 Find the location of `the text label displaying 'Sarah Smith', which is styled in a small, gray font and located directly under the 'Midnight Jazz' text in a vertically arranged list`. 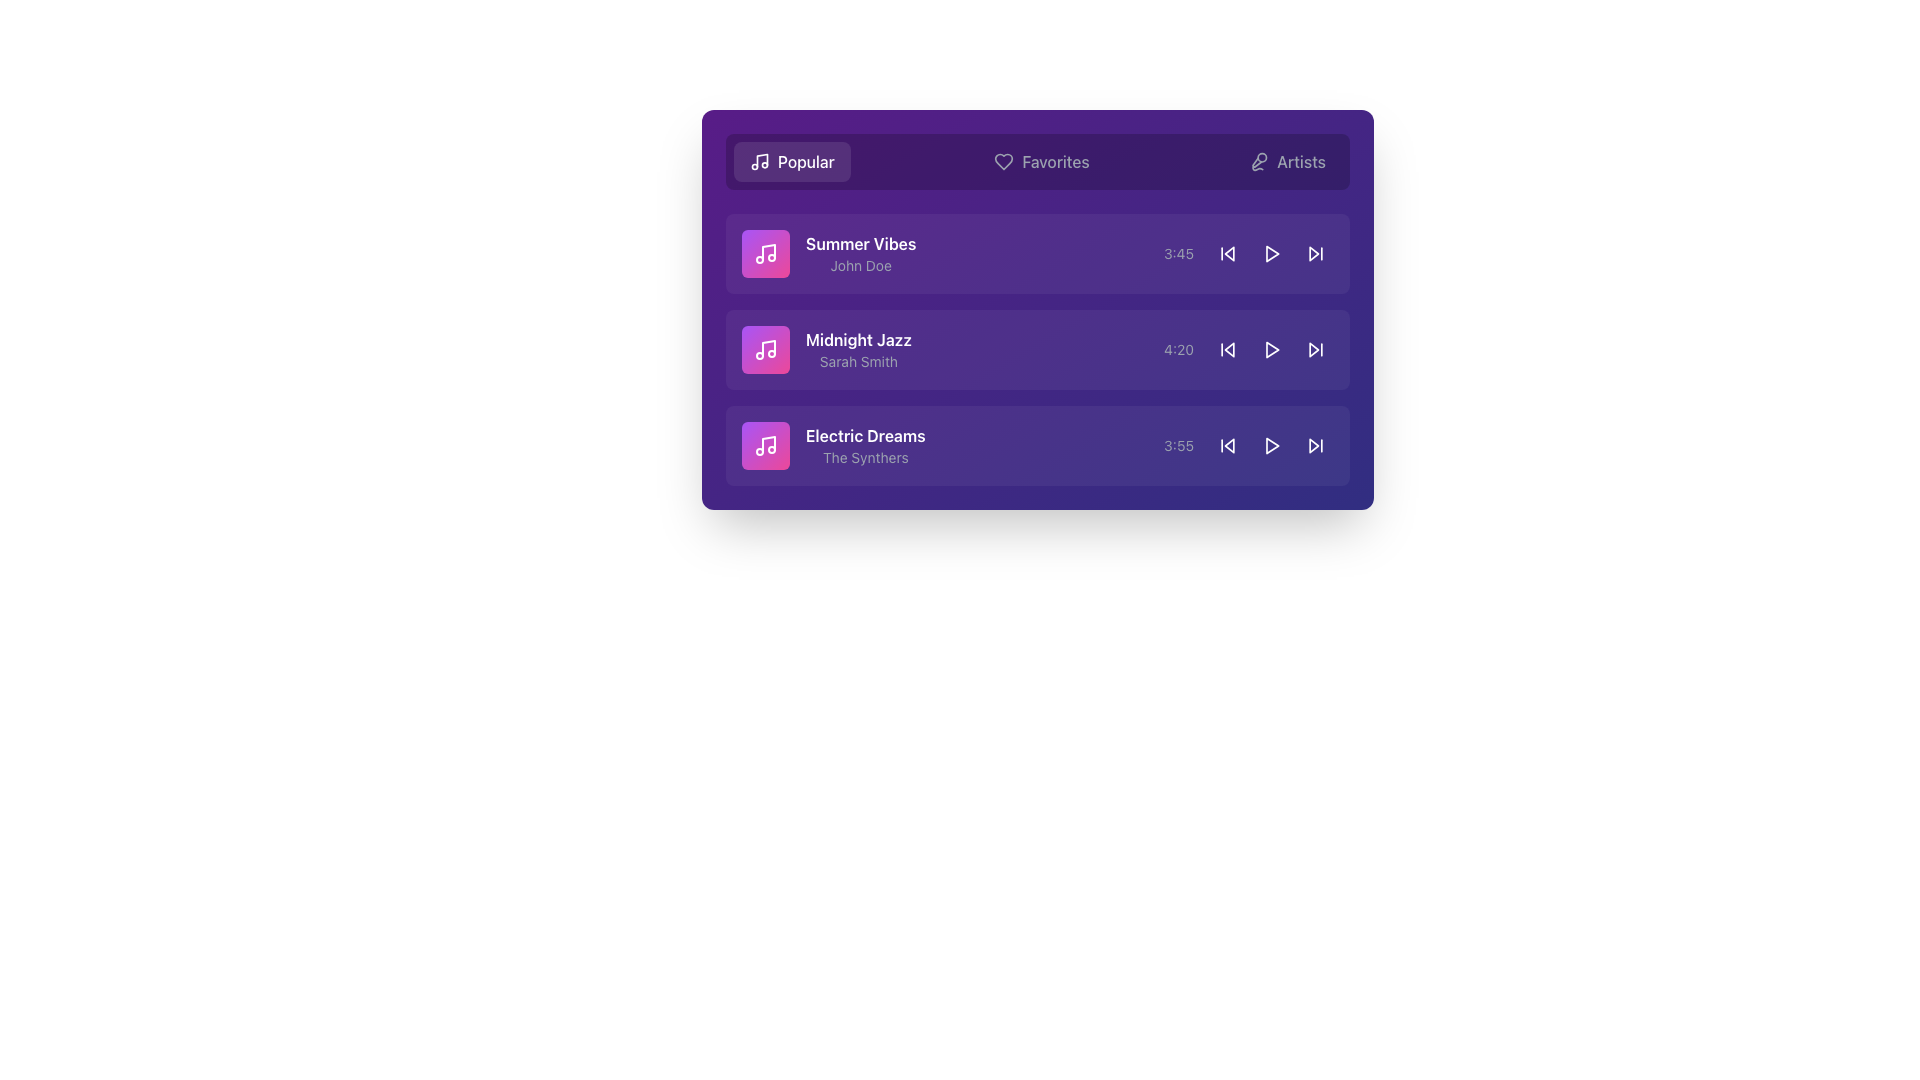

the text label displaying 'Sarah Smith', which is styled in a small, gray font and located directly under the 'Midnight Jazz' text in a vertically arranged list is located at coordinates (859, 362).